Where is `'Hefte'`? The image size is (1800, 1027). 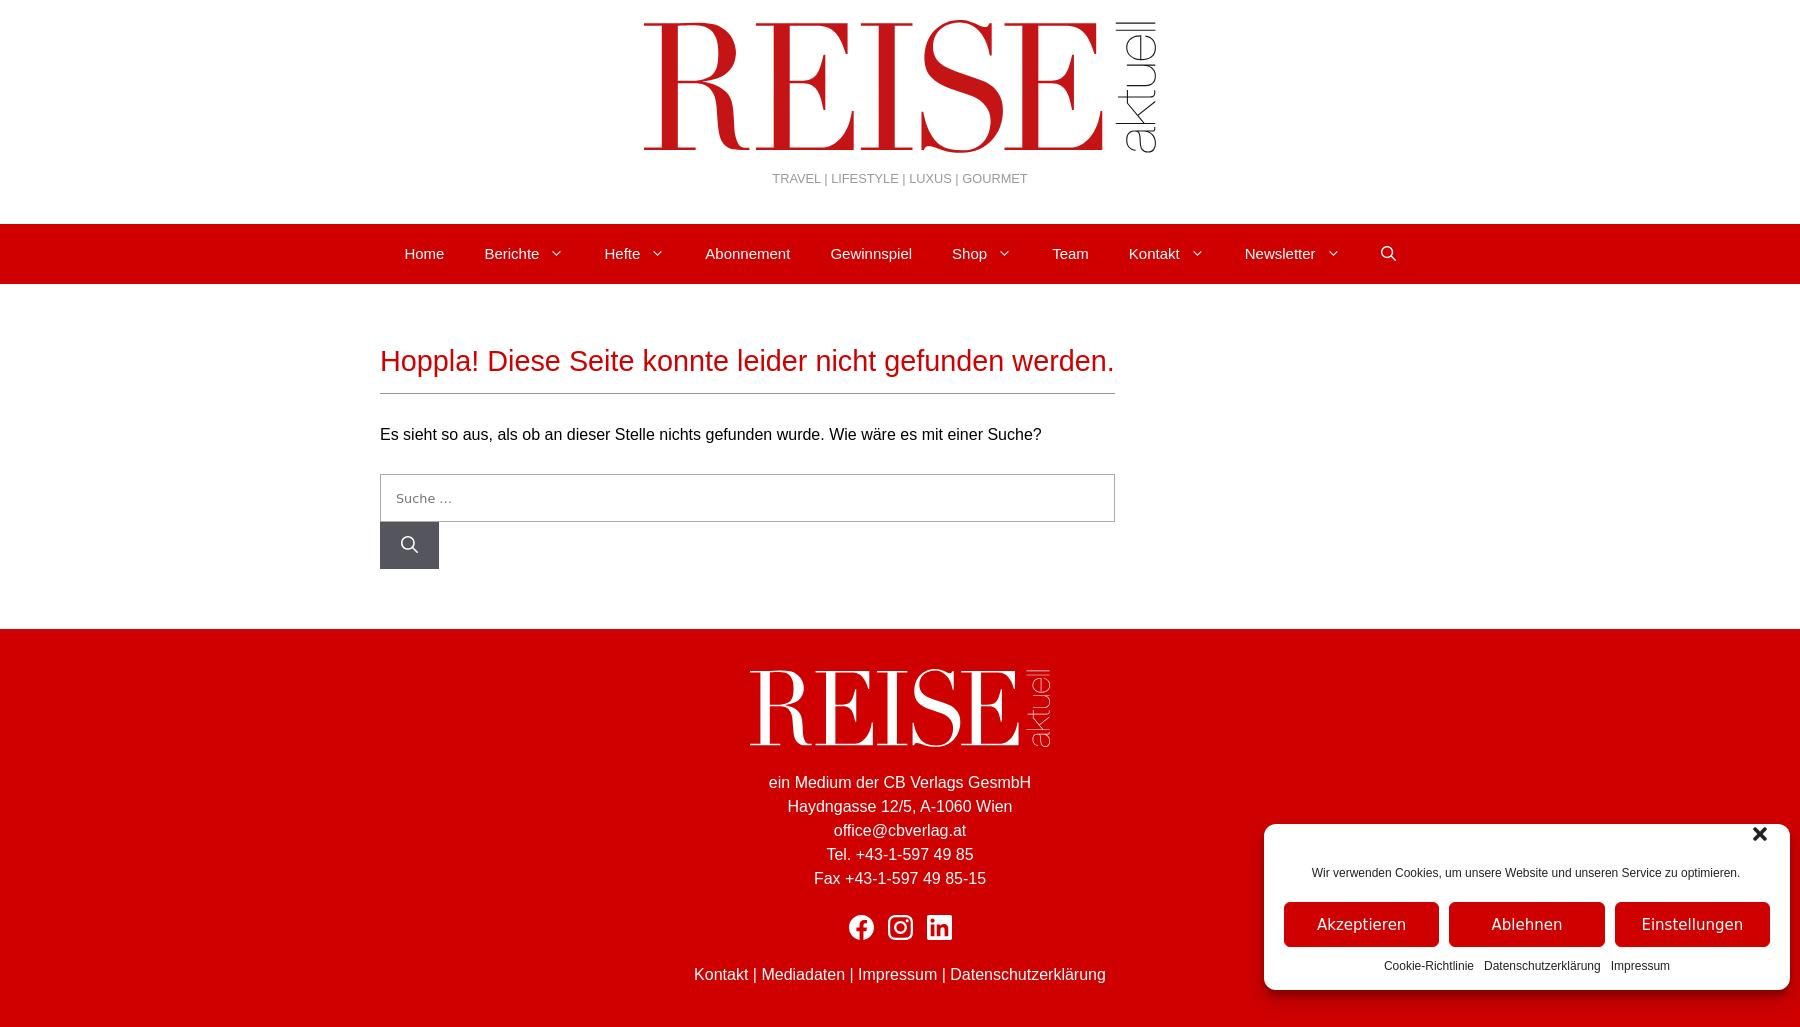
'Hefte' is located at coordinates (622, 253).